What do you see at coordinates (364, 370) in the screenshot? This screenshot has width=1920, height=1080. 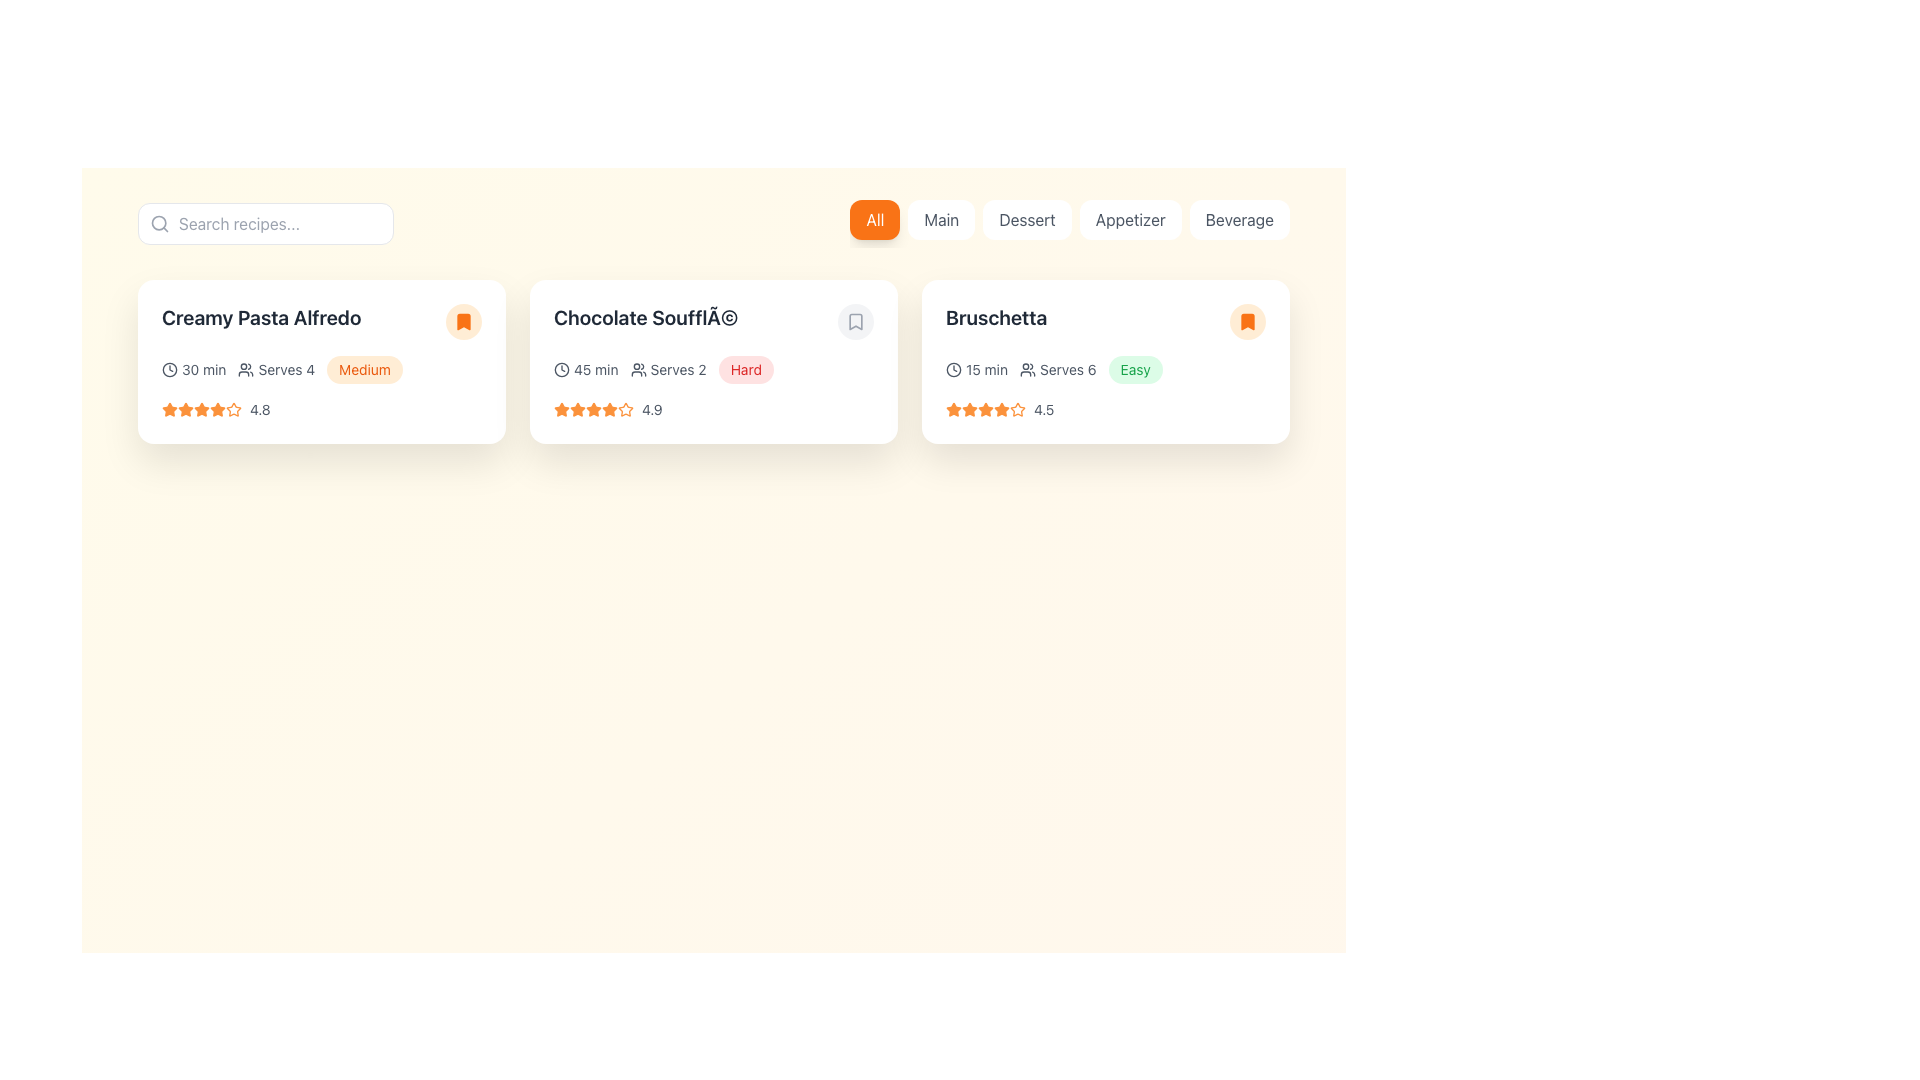 I see `text of the pill-shaped tag labeled 'Medium' with a light orange background, located at the bottom right part of the 'Creamy Pasta Alfredo' card` at bounding box center [364, 370].